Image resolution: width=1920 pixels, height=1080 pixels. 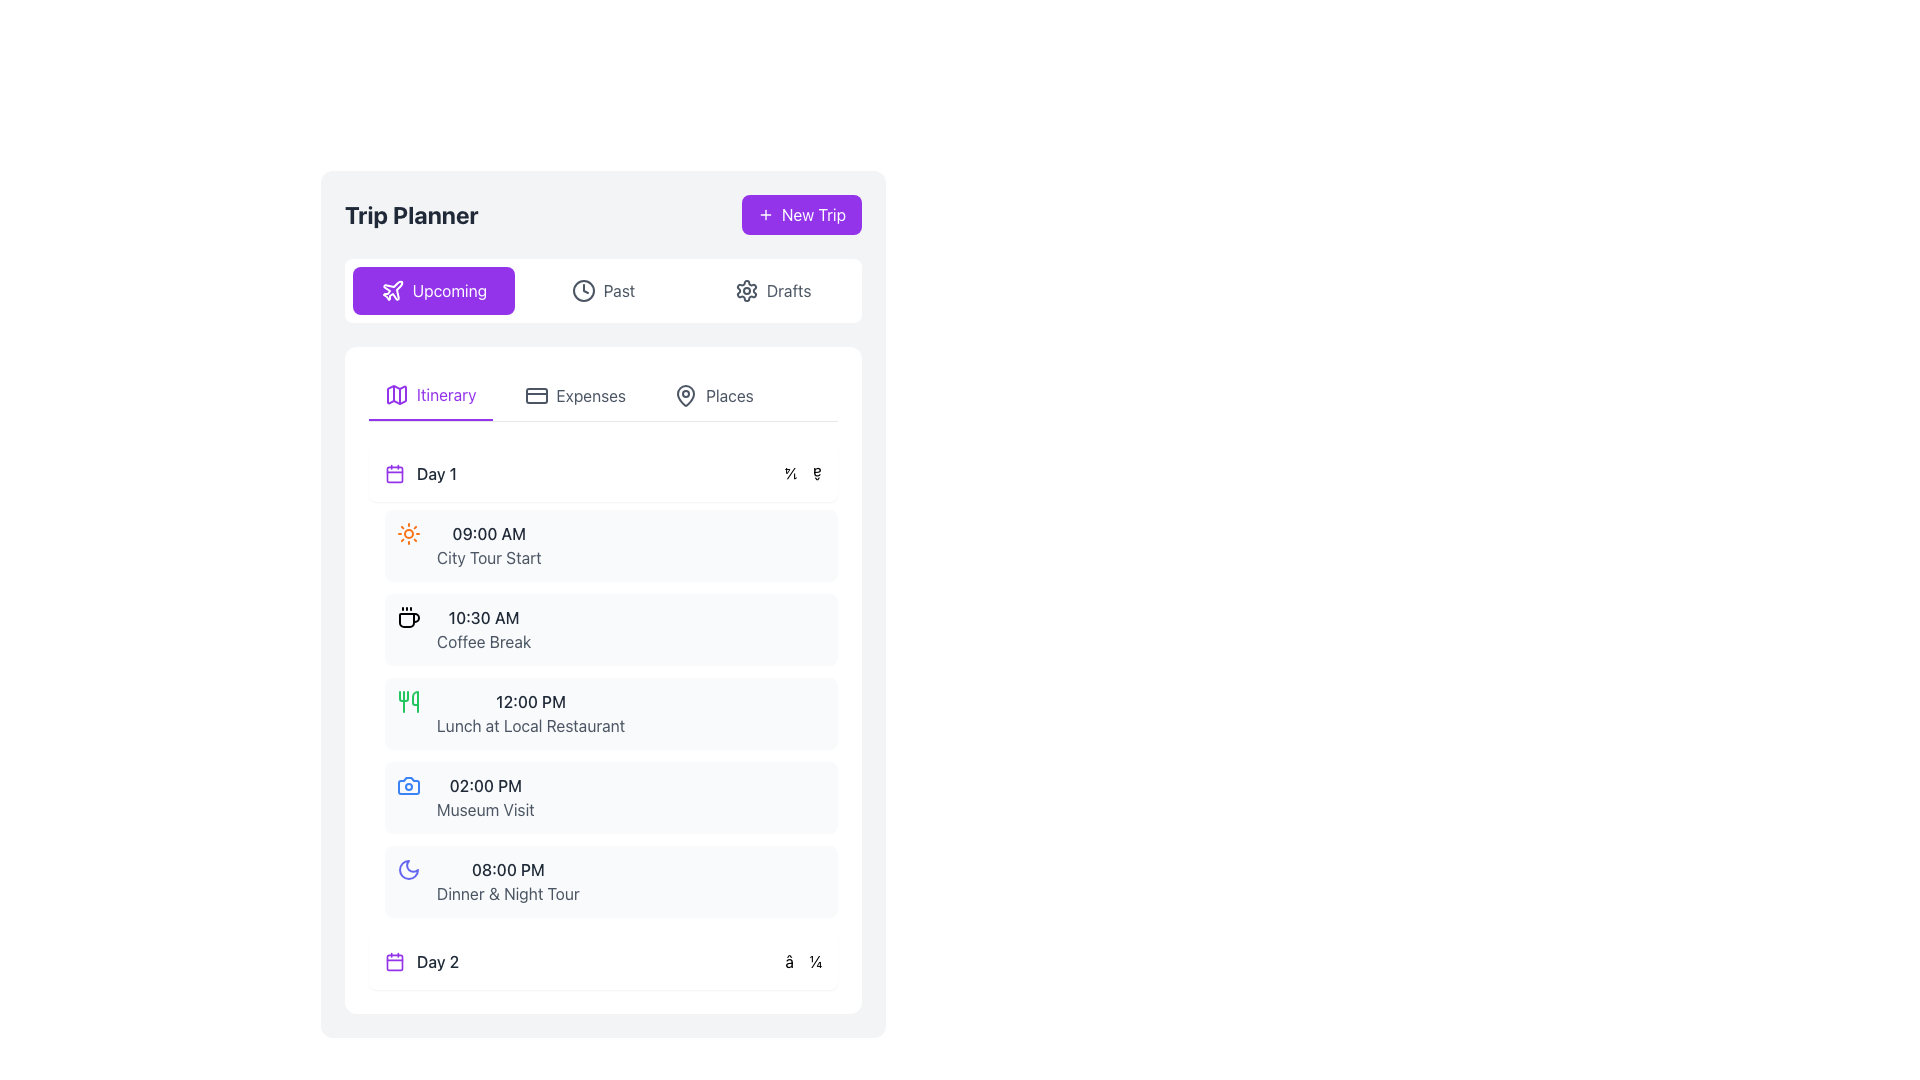 I want to click on the 'Drafts' button, which is a rectangular button with rounded corners, displaying a gear icon and gray text on a white background, so click(x=772, y=290).